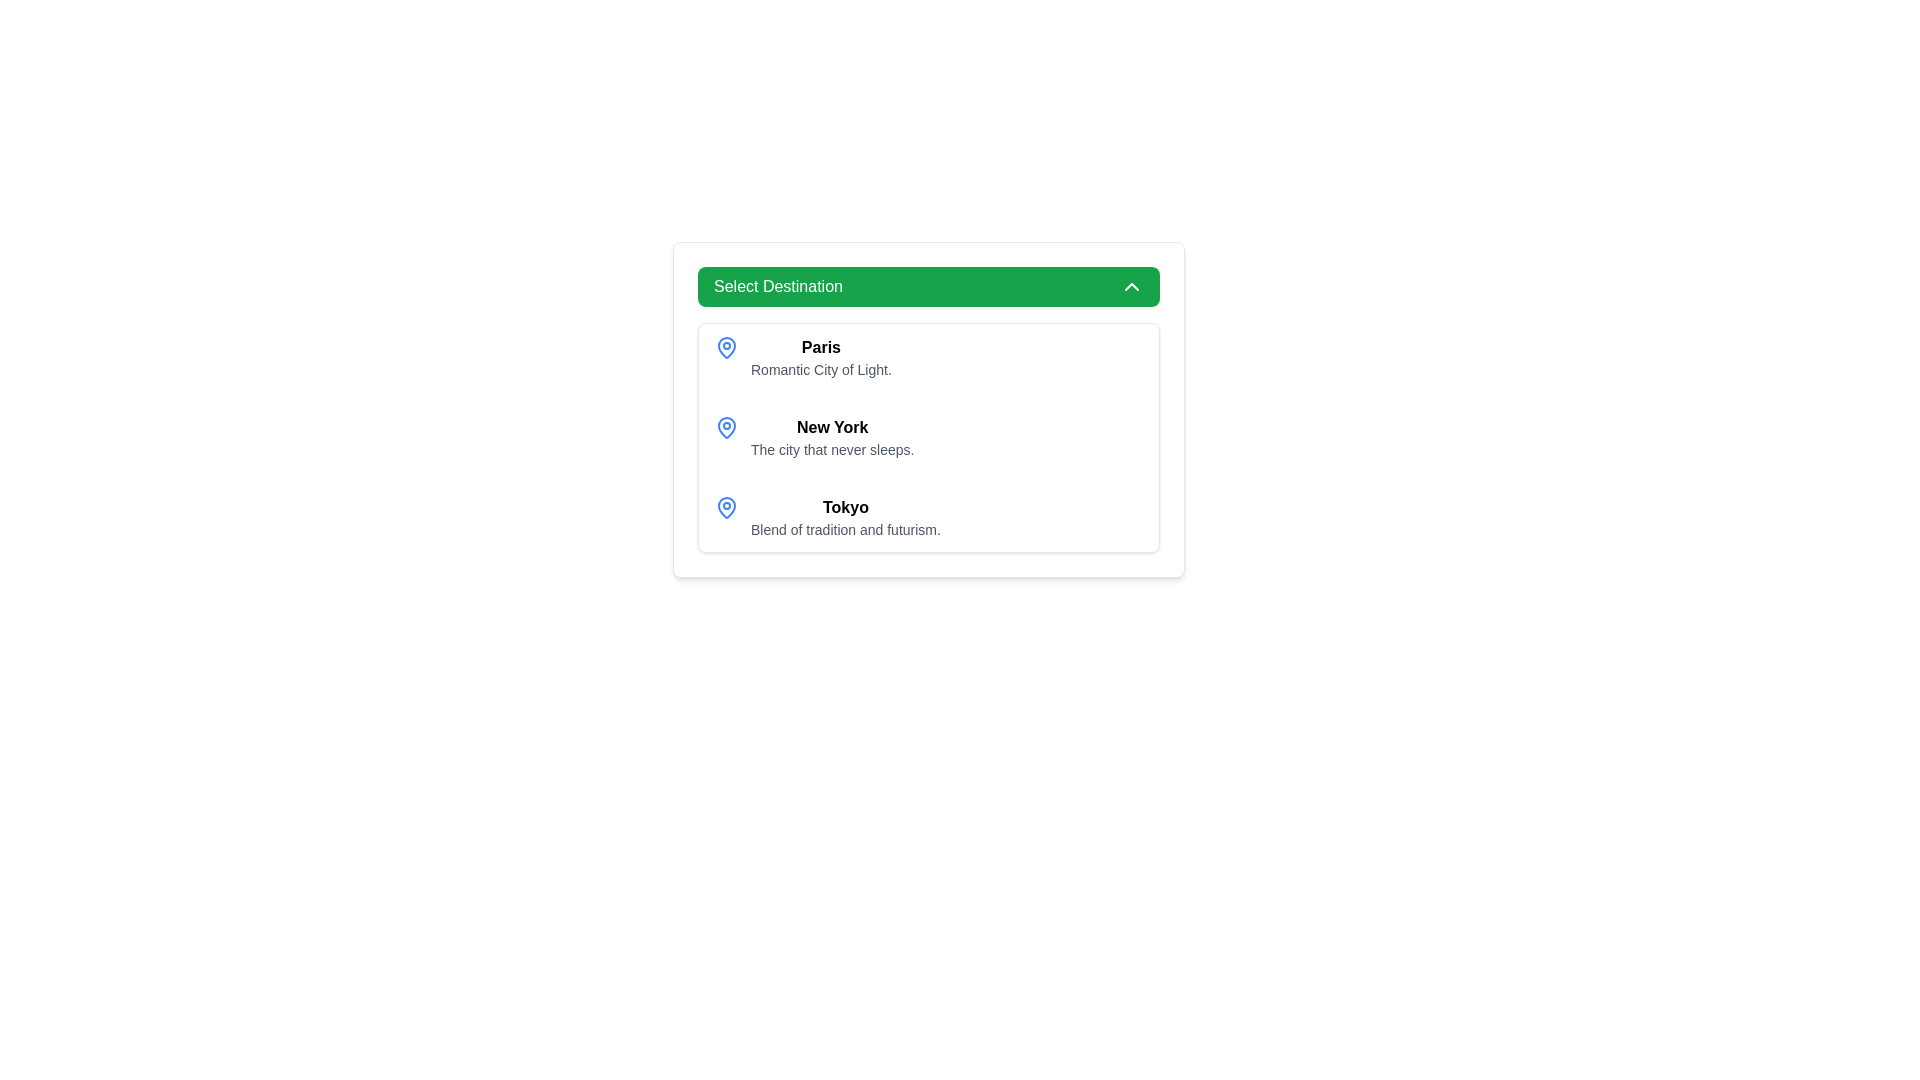 This screenshot has width=1920, height=1080. What do you see at coordinates (832, 426) in the screenshot?
I see `the bold text label 'New York'` at bounding box center [832, 426].